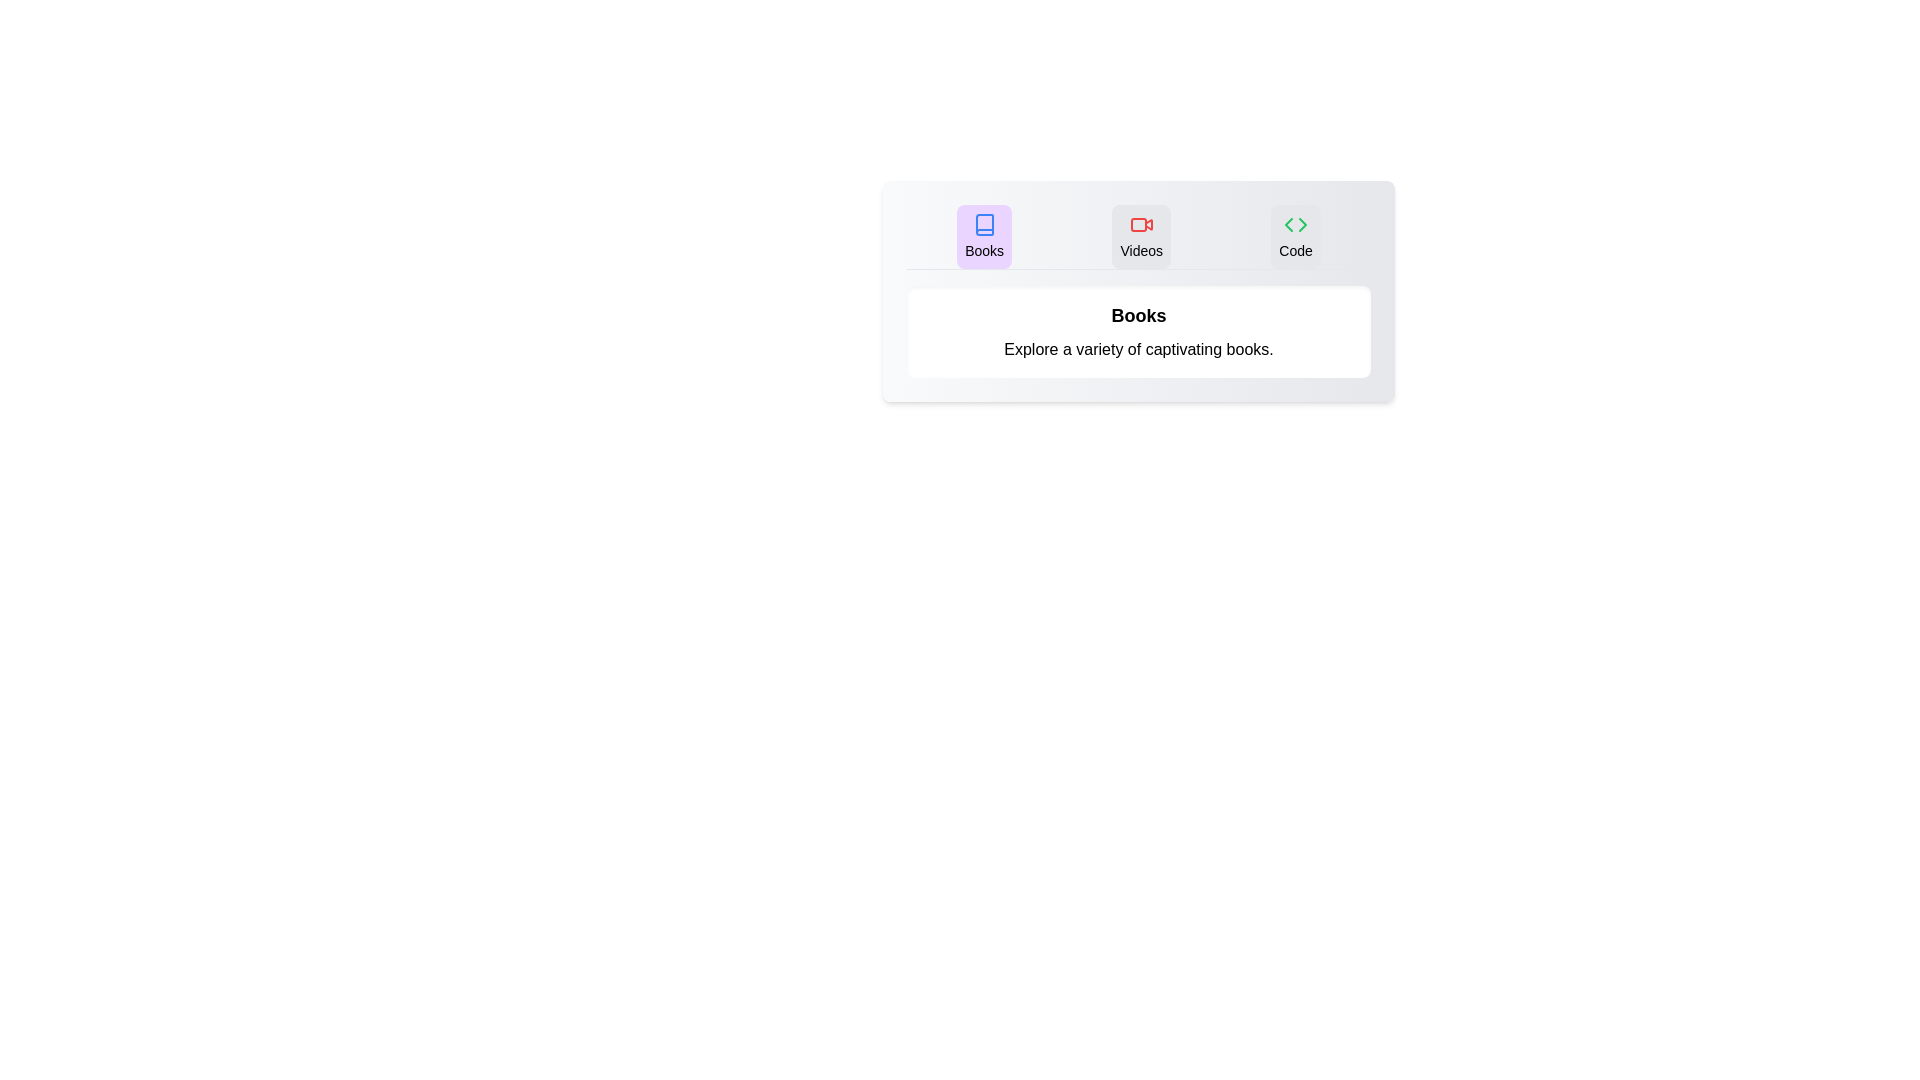 This screenshot has width=1920, height=1080. I want to click on the Books tab by clicking on it, so click(984, 235).